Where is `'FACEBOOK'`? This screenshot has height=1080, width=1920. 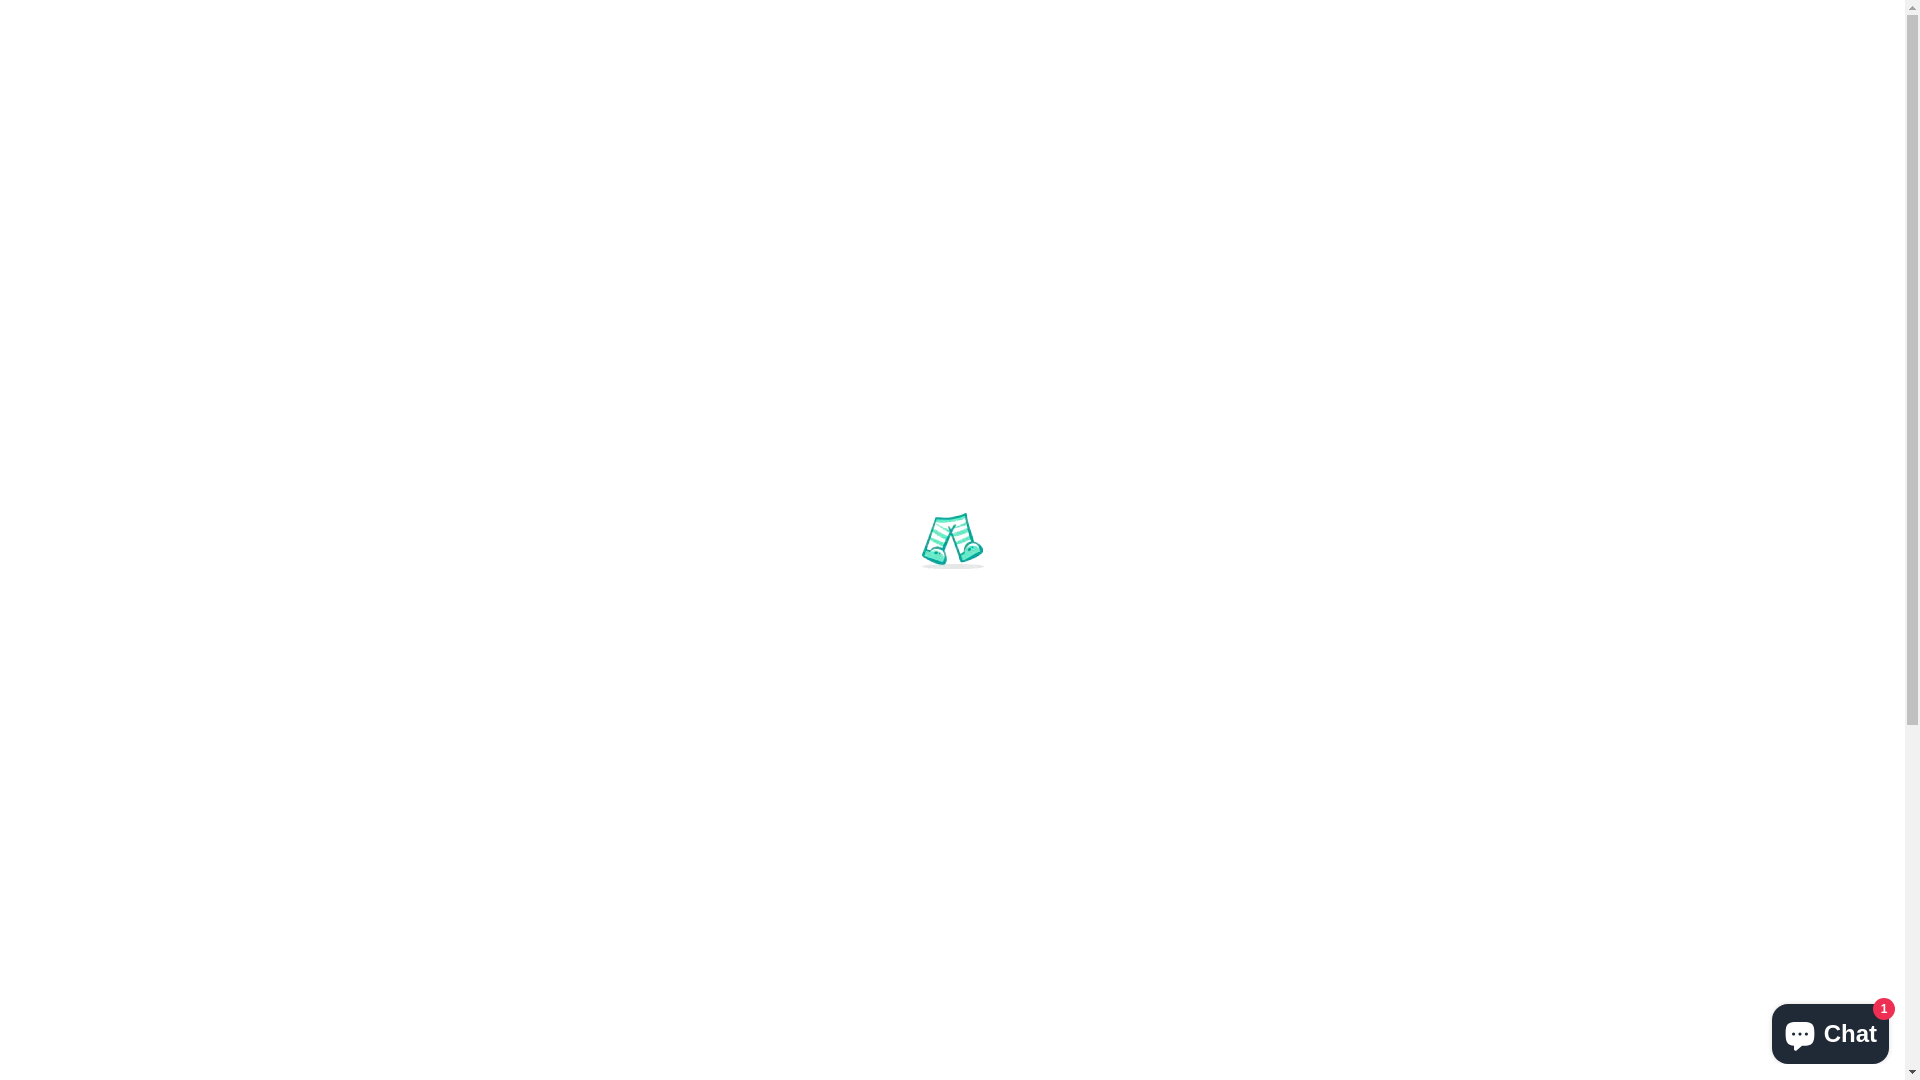
'FACEBOOK' is located at coordinates (74, 20).